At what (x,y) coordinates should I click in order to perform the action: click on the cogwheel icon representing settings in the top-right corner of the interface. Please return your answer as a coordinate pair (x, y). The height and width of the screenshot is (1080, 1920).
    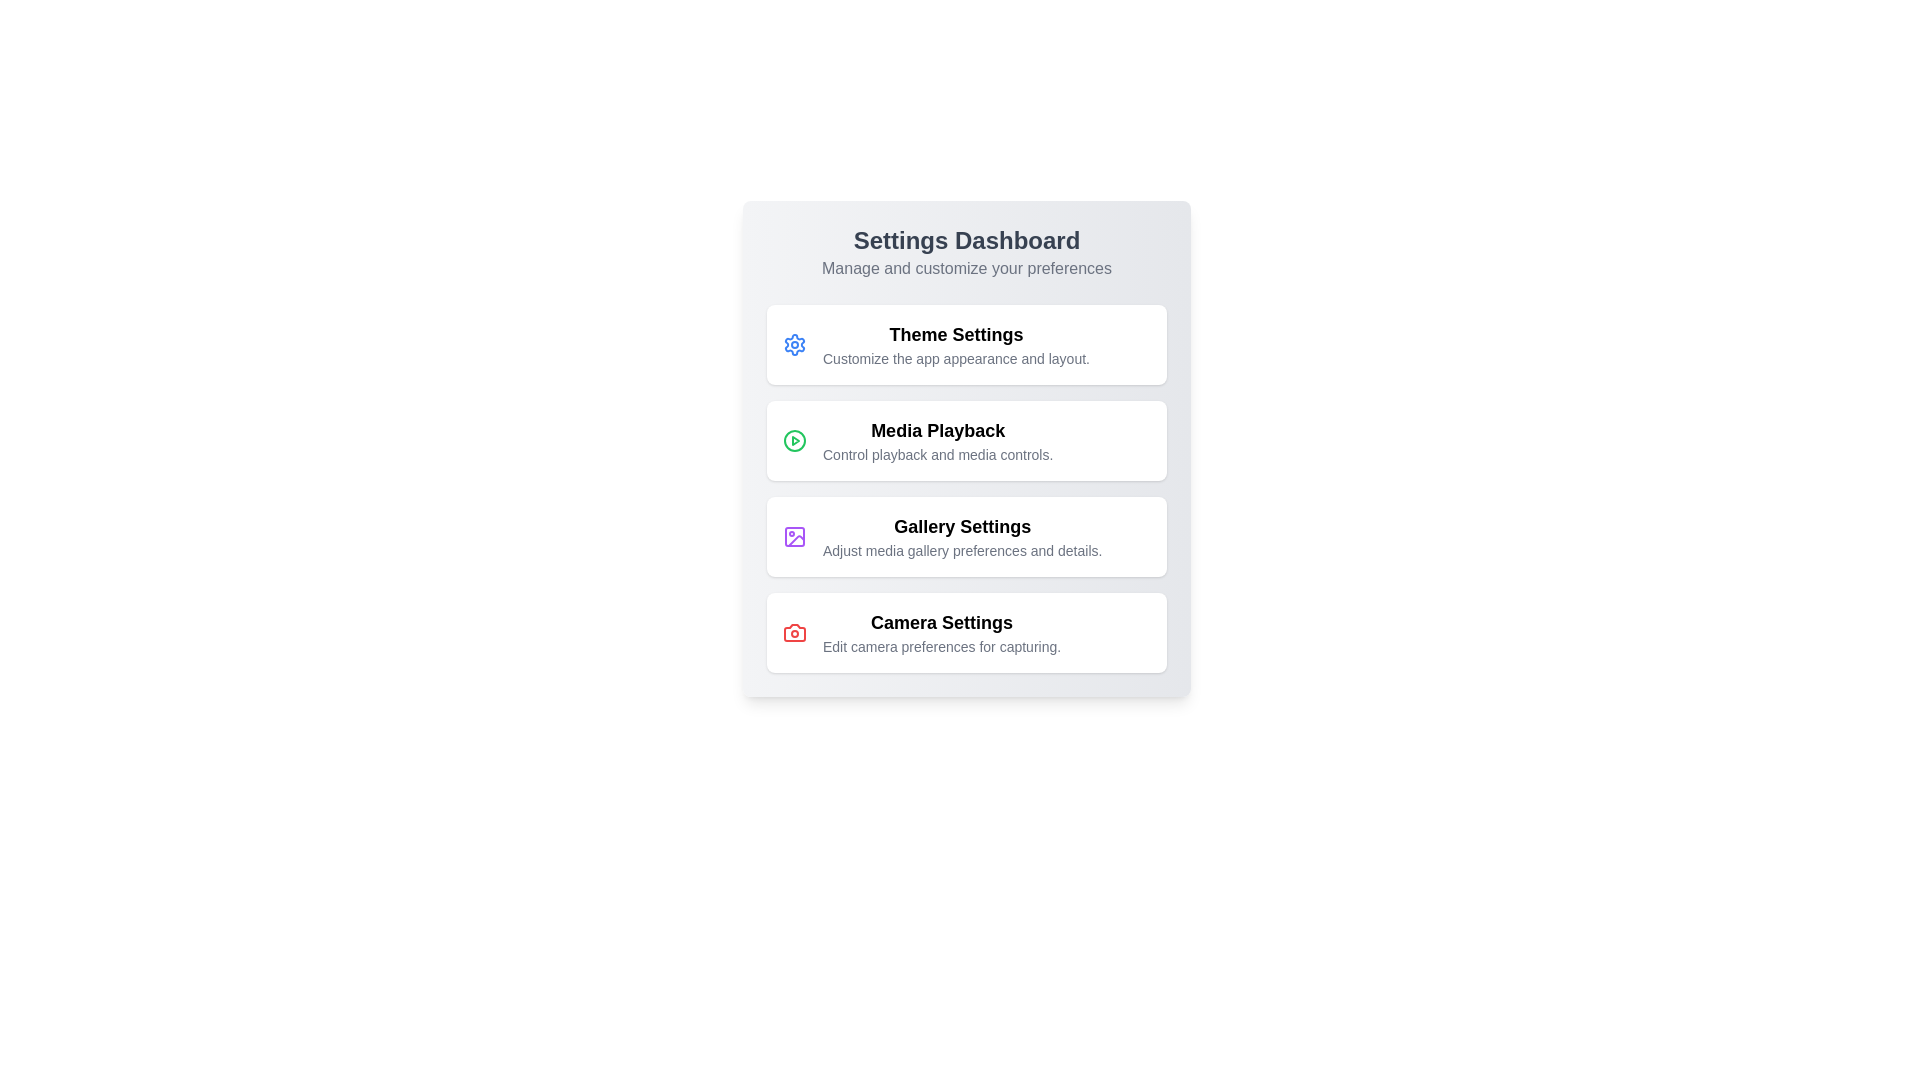
    Looking at the image, I should click on (794, 343).